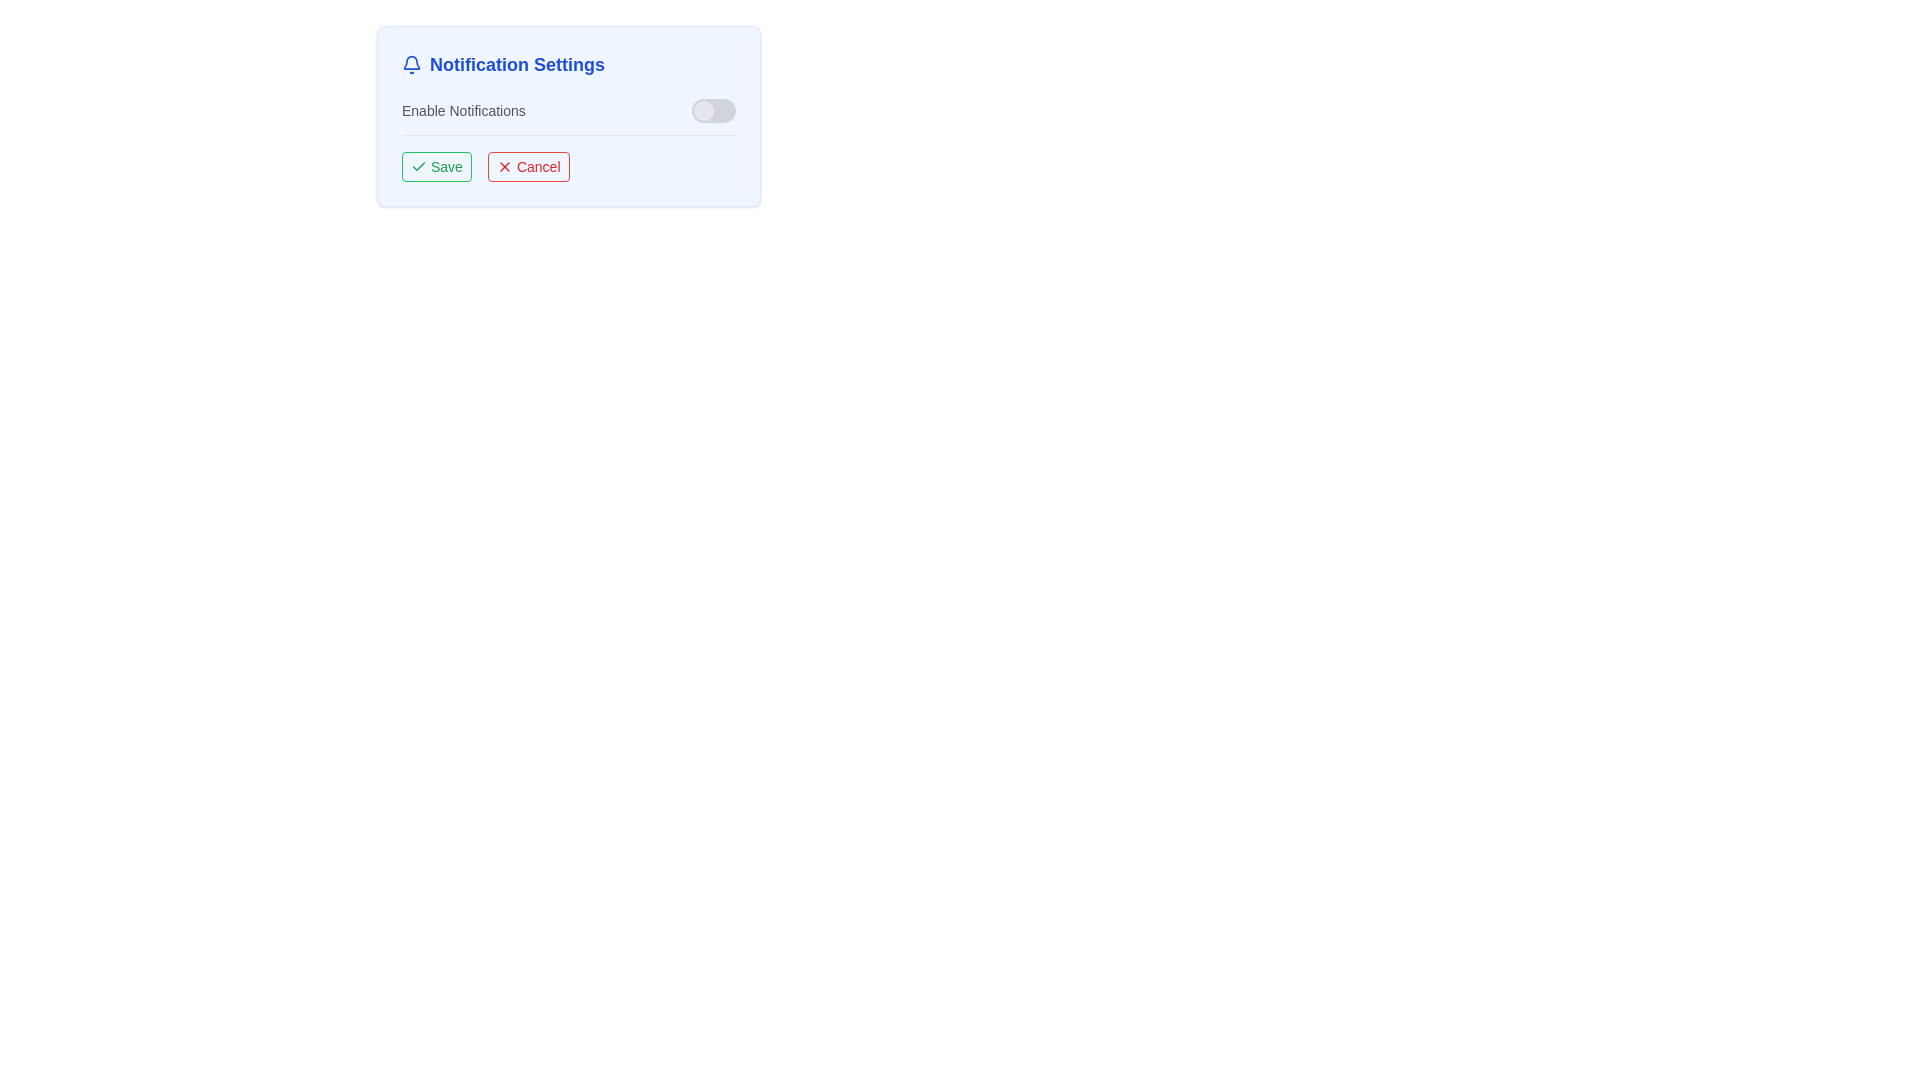  Describe the element at coordinates (445, 165) in the screenshot. I see `the text label that serves as the identifier for the save button in the notification settings panel` at that location.